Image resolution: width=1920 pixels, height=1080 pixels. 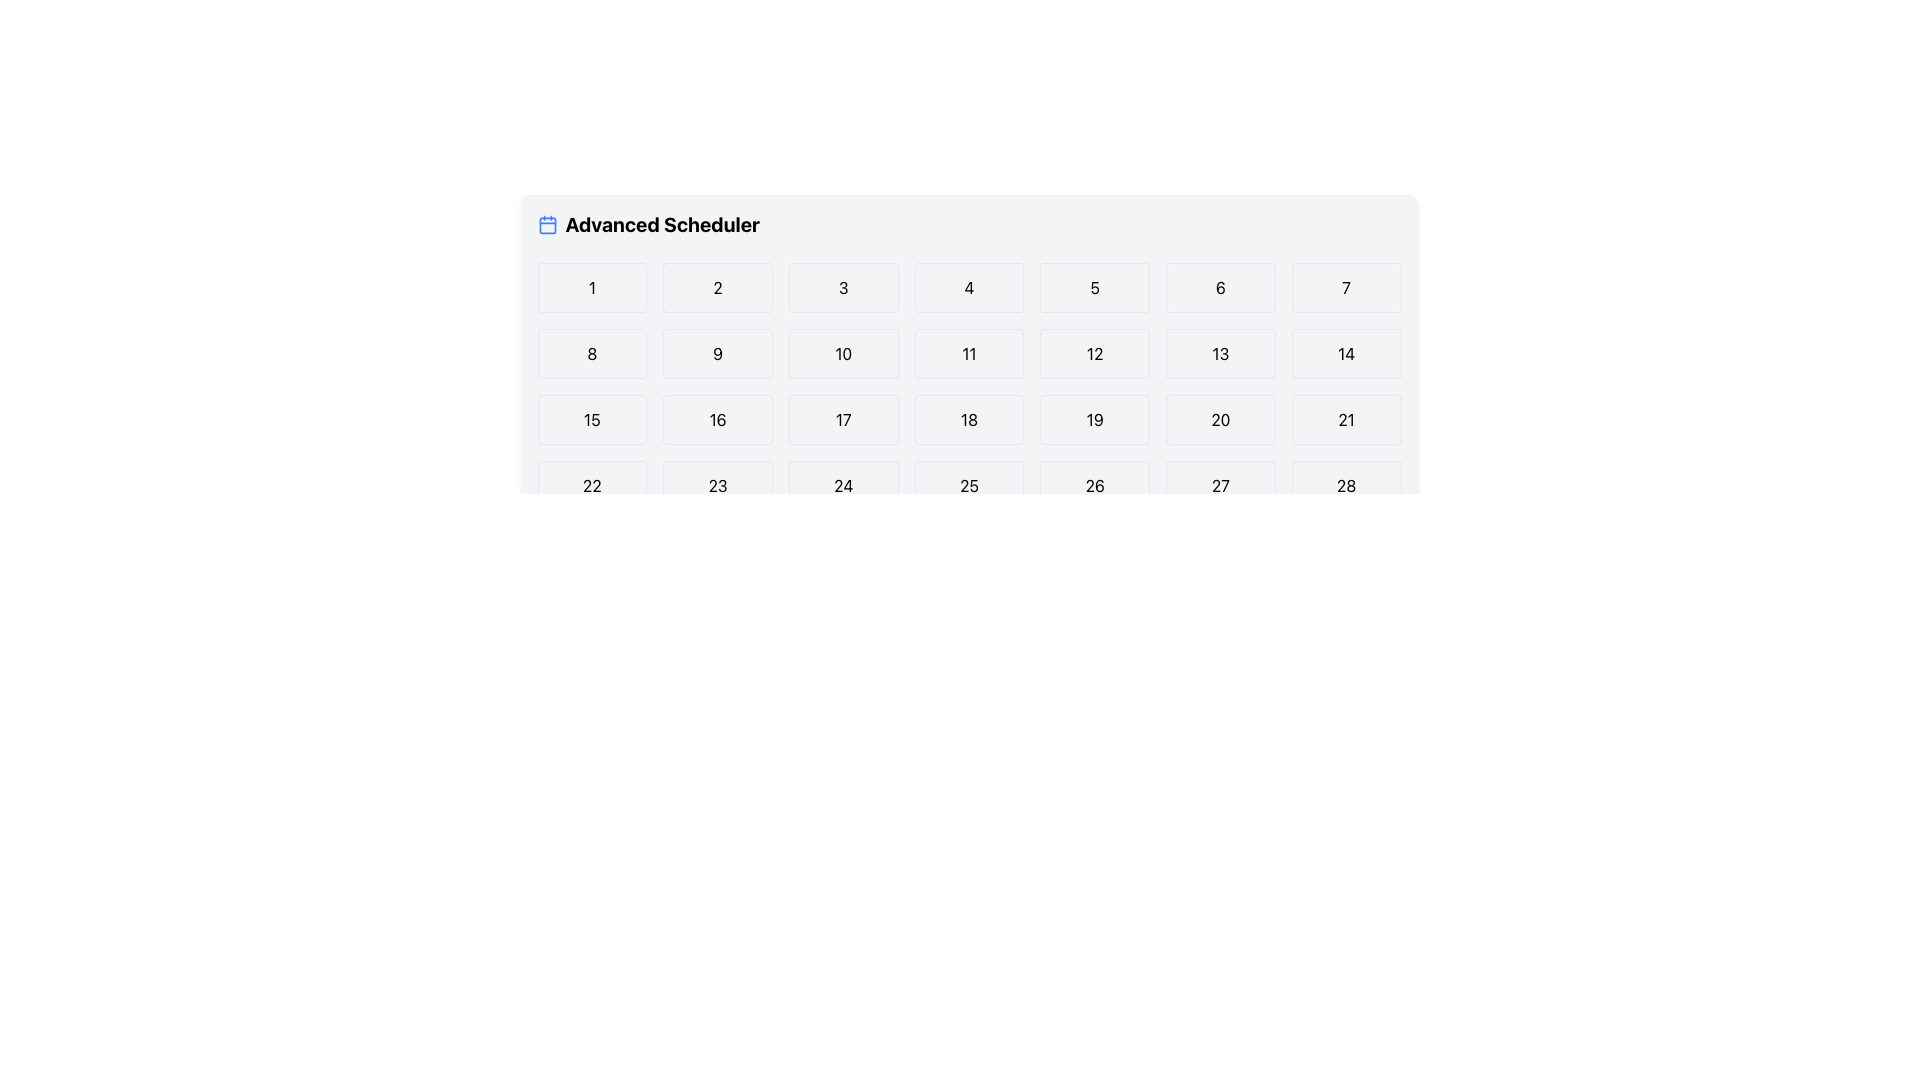 What do you see at coordinates (591, 288) in the screenshot?
I see `the first button in the grid below the 'Advanced Scheduler' title` at bounding box center [591, 288].